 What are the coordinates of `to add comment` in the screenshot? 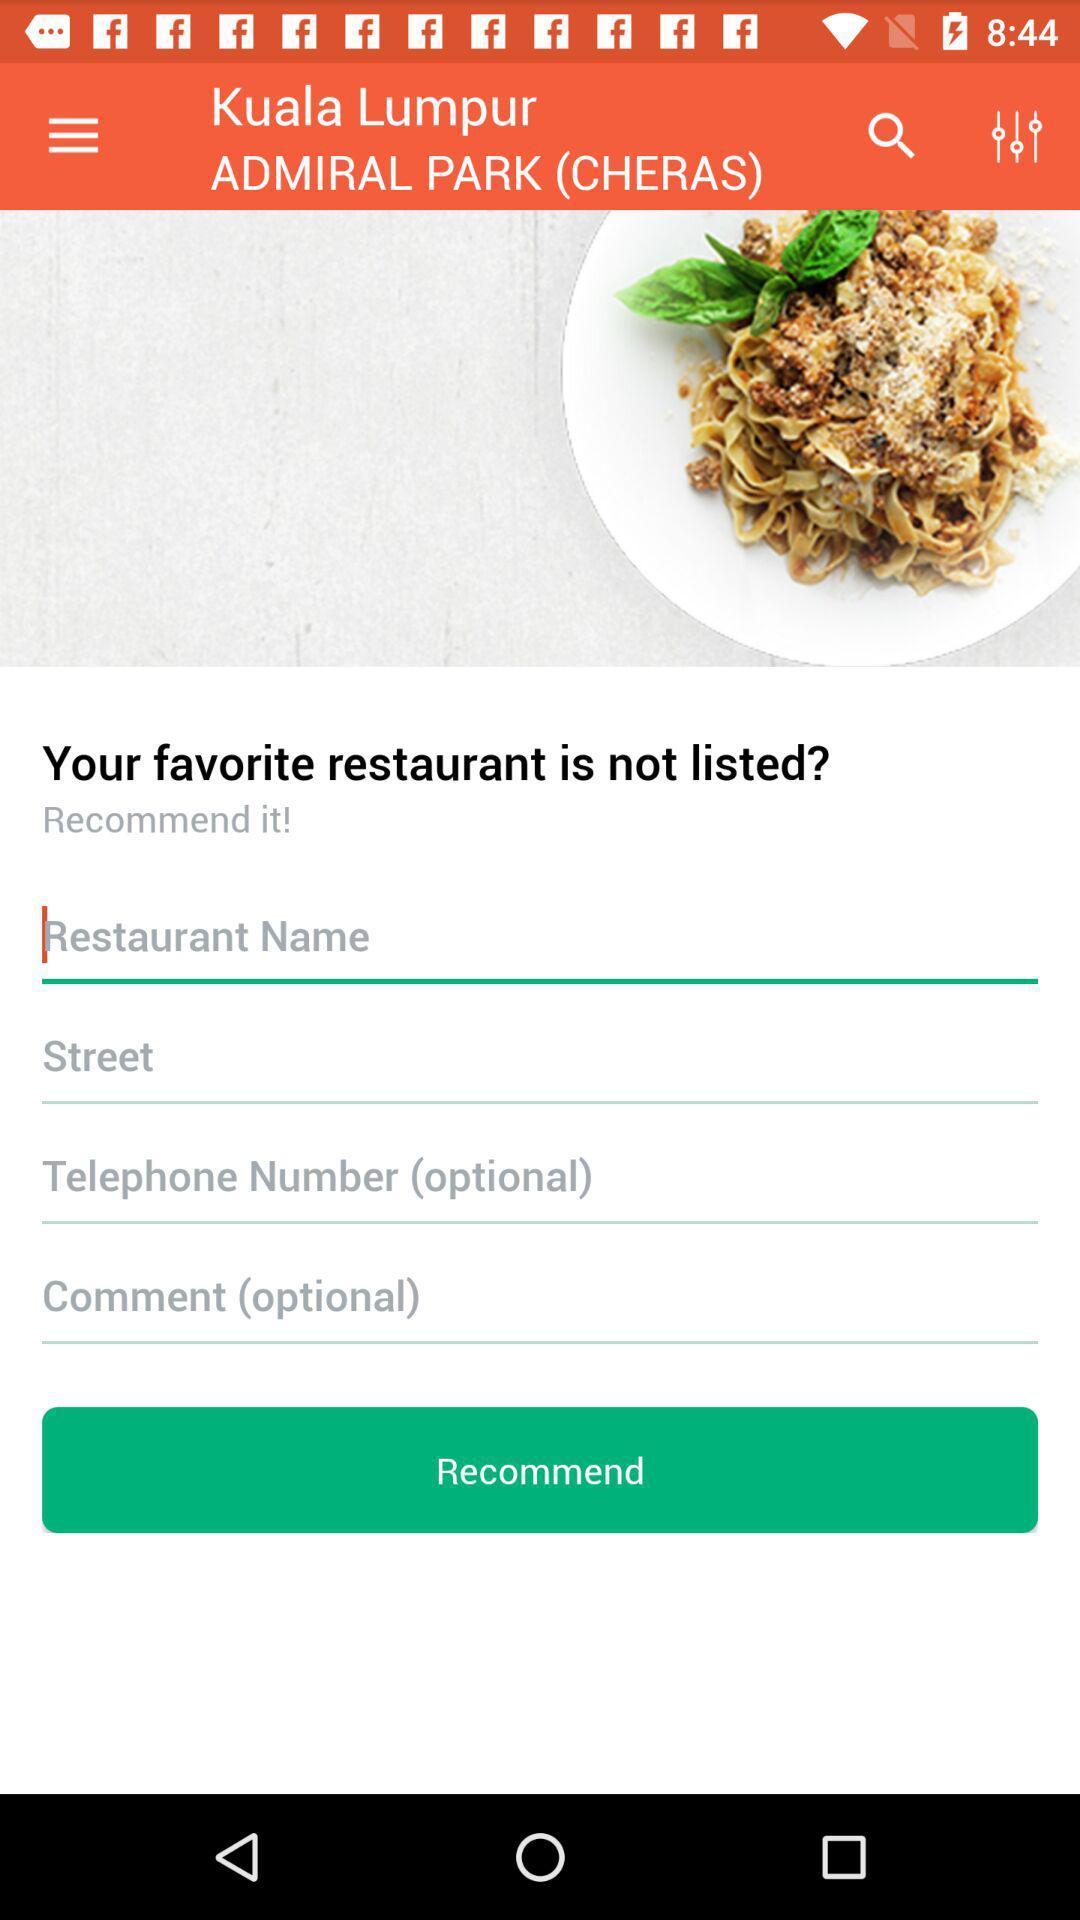 It's located at (540, 1294).